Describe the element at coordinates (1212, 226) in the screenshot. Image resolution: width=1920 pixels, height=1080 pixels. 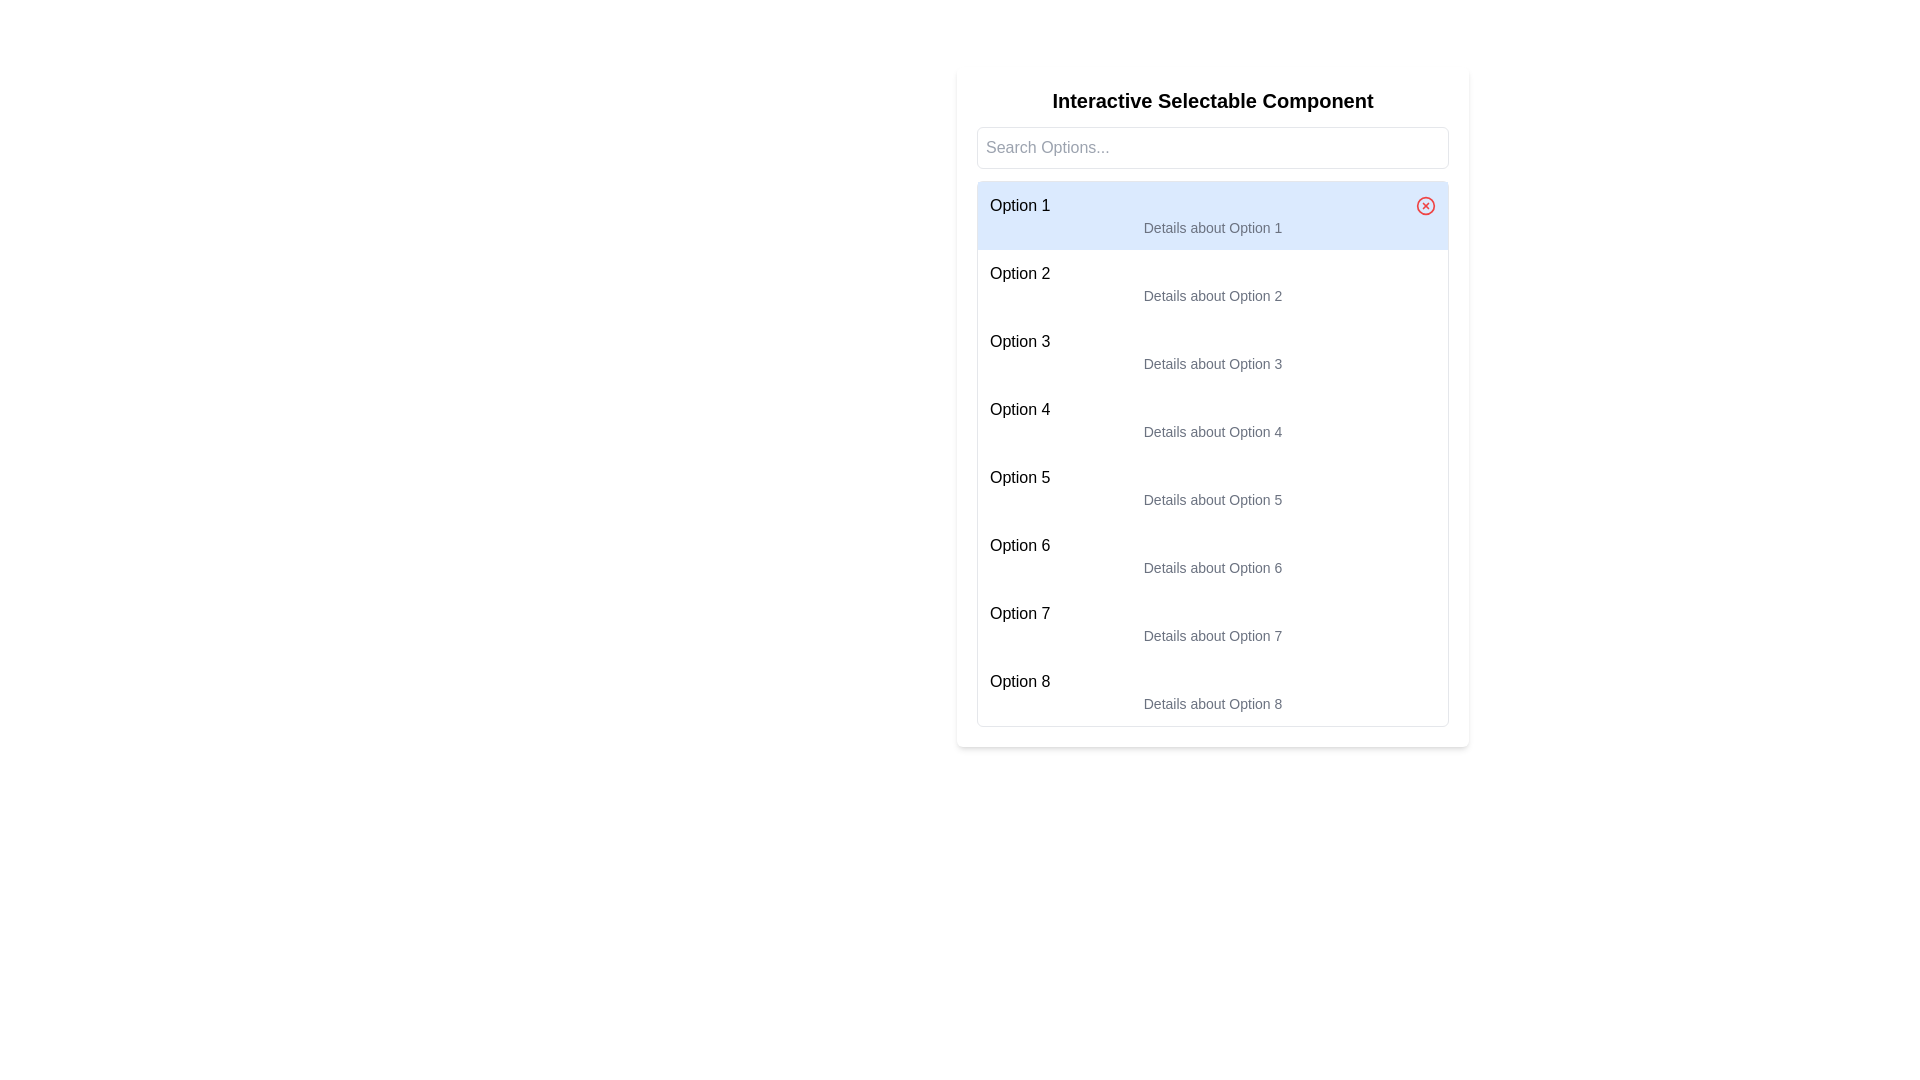
I see `the text label displaying 'Details about Option 1', which is located below the main title 'Option 1' within the first selectable option box` at that location.